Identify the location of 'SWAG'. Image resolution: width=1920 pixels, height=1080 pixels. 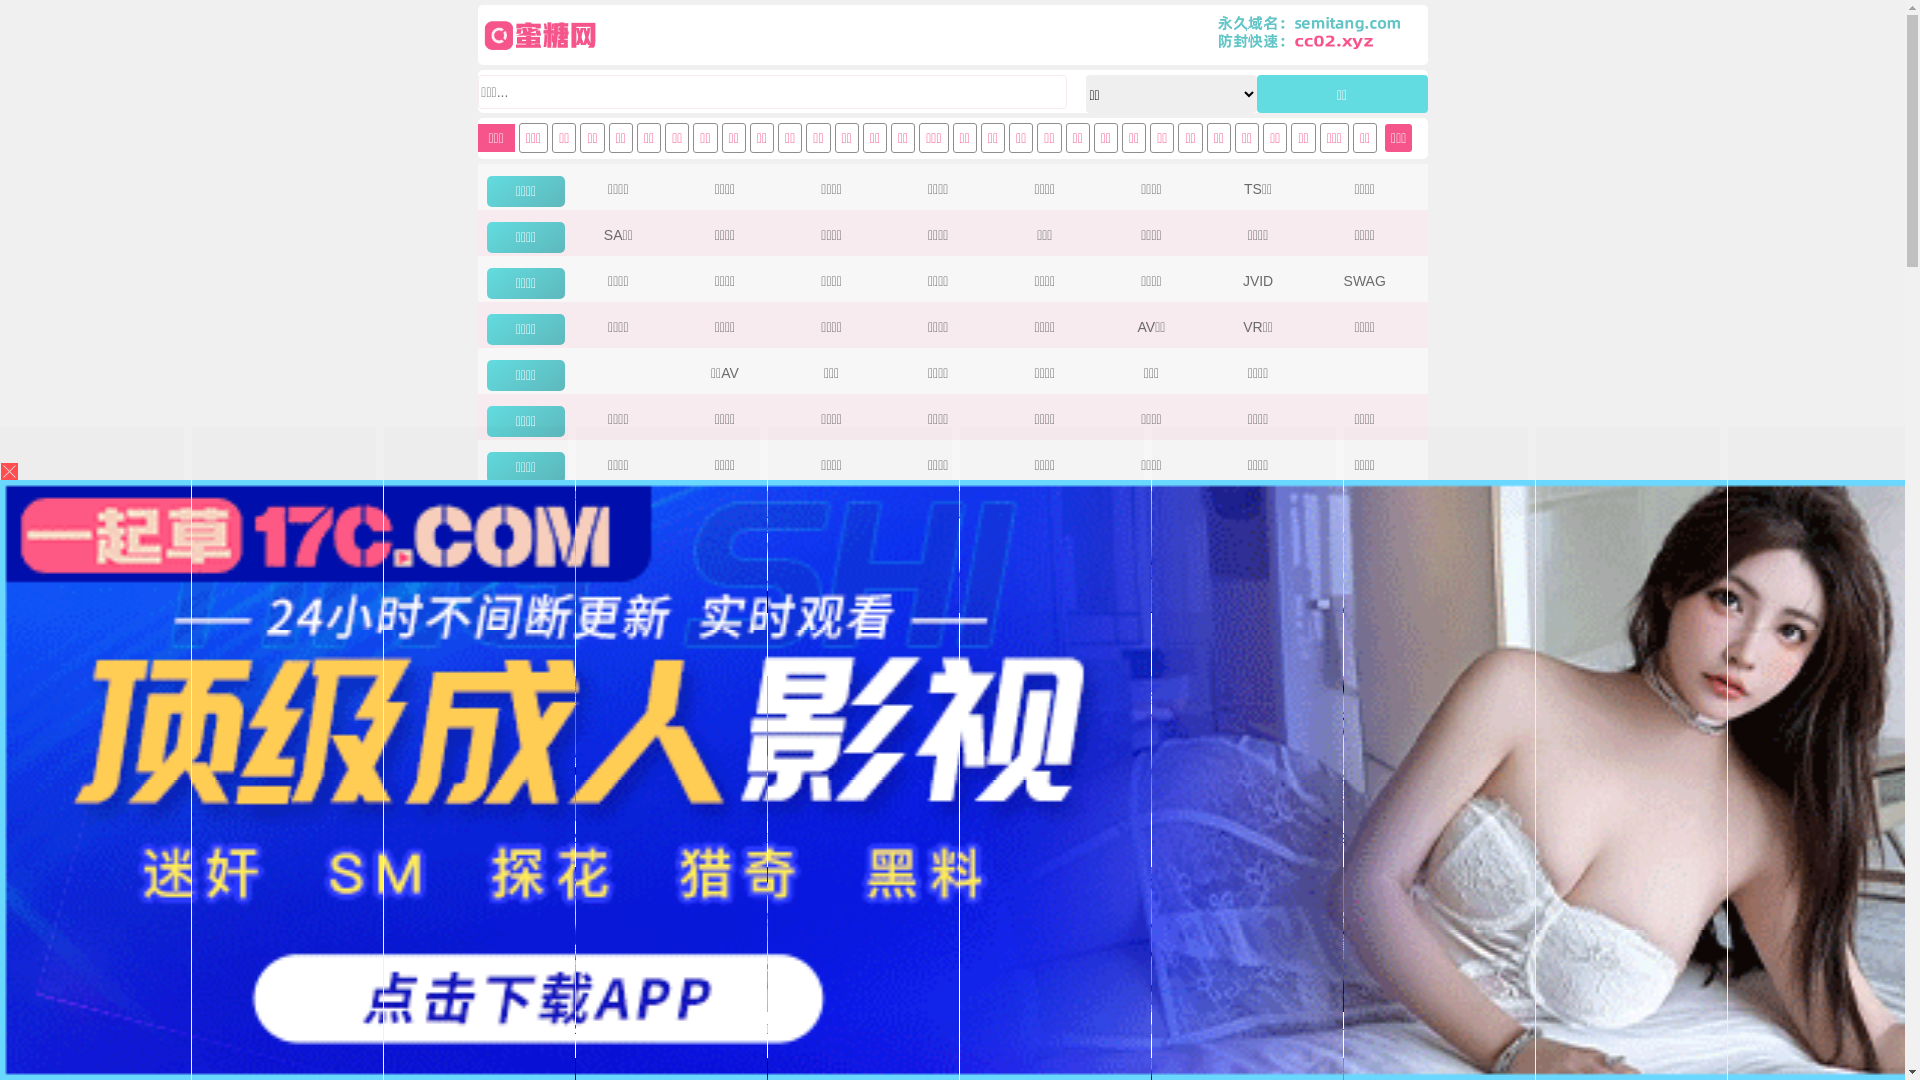
(1363, 281).